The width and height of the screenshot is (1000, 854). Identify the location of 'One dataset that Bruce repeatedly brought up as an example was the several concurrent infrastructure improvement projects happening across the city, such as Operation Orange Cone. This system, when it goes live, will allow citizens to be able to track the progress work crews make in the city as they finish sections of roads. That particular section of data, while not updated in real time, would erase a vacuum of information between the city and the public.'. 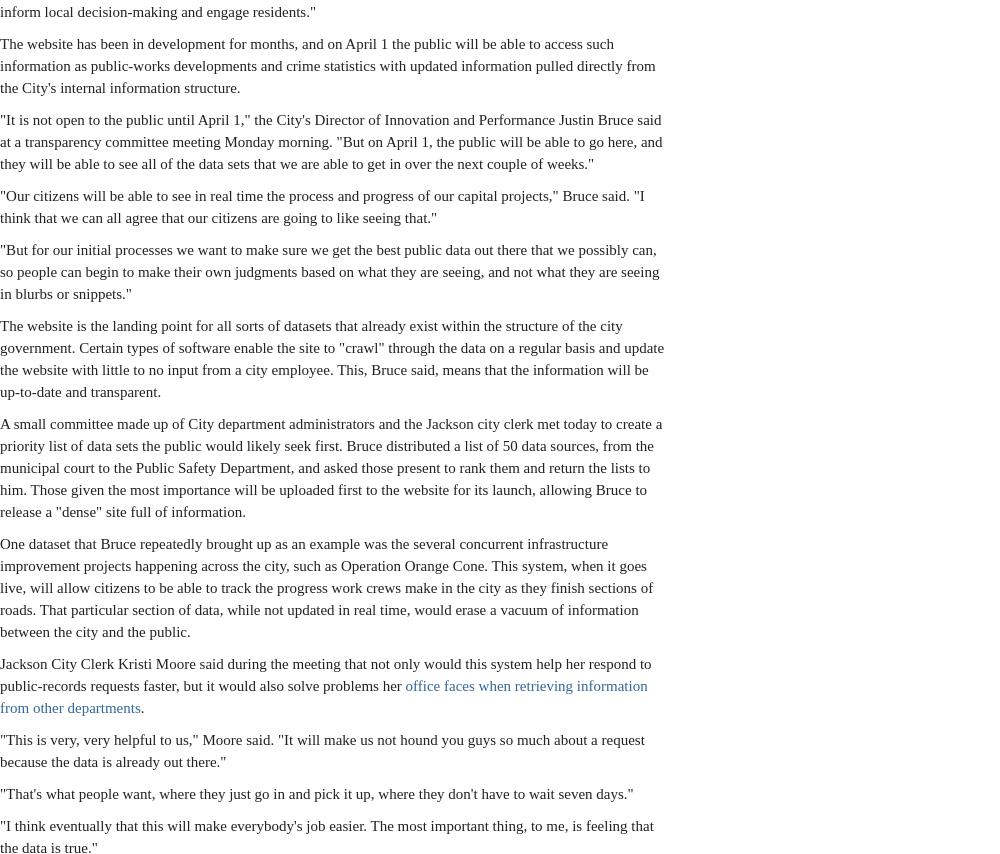
(325, 587).